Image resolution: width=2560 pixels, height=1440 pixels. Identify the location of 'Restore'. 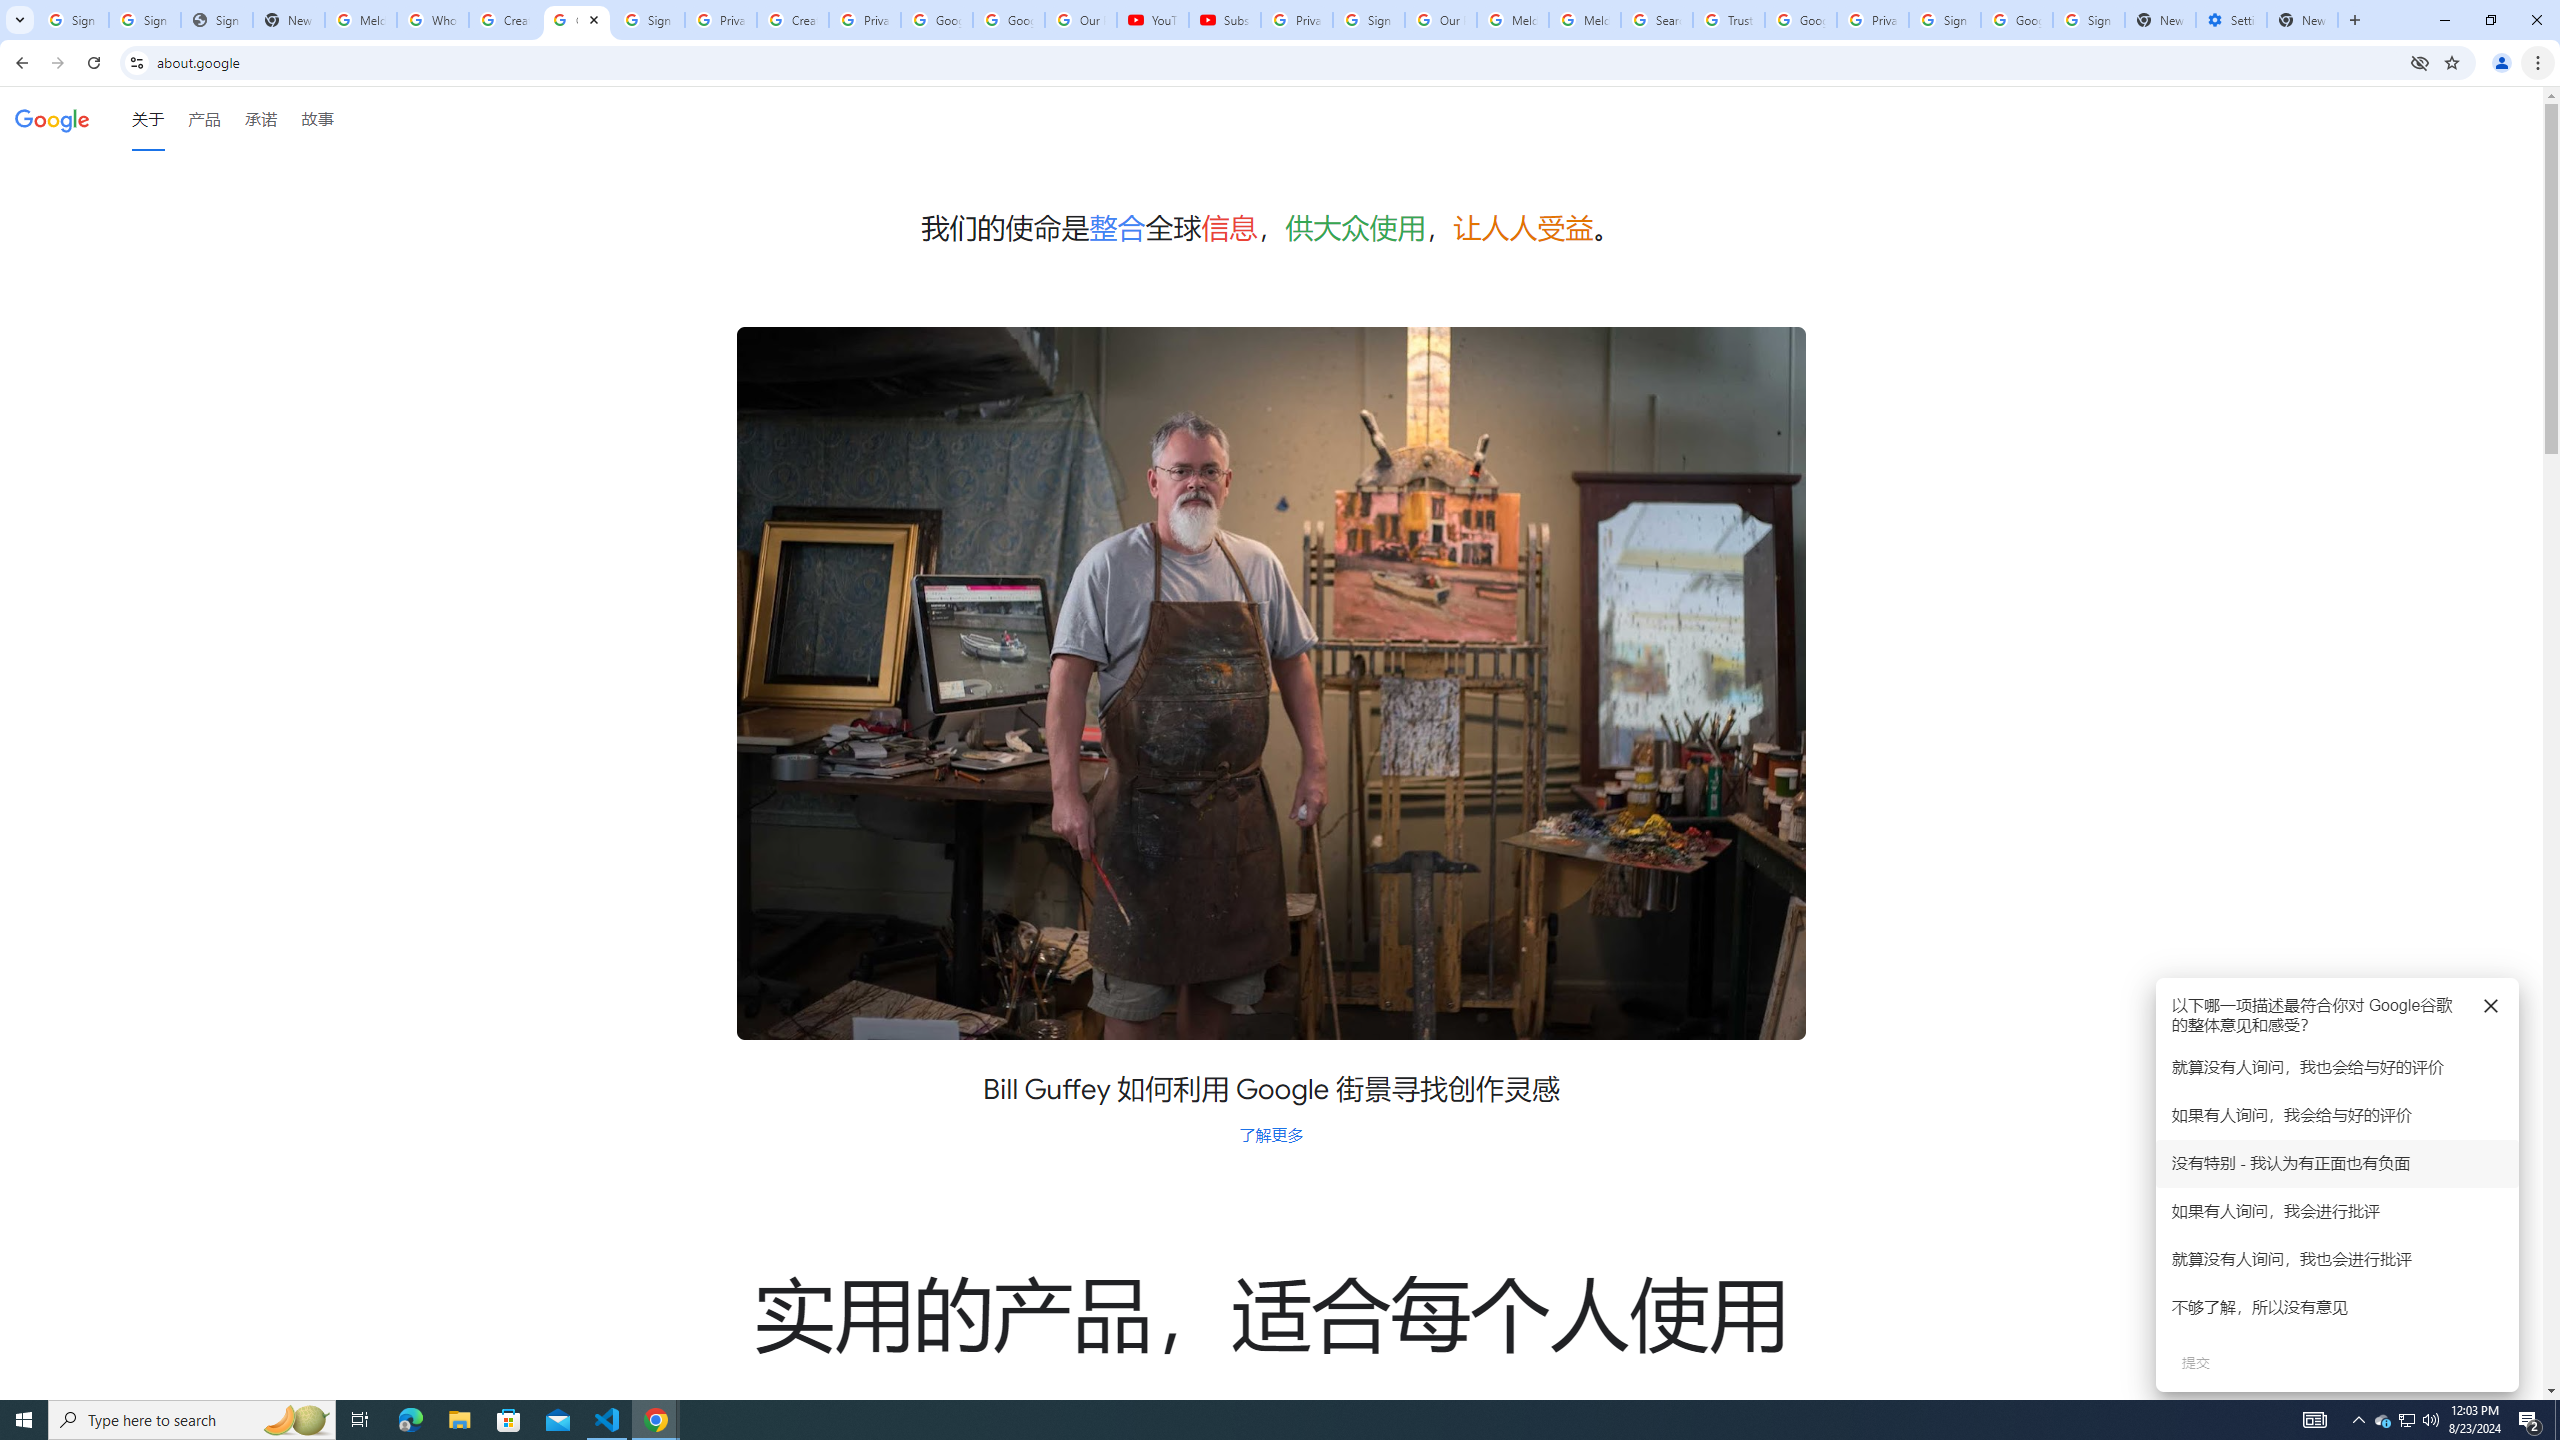
(2490, 19).